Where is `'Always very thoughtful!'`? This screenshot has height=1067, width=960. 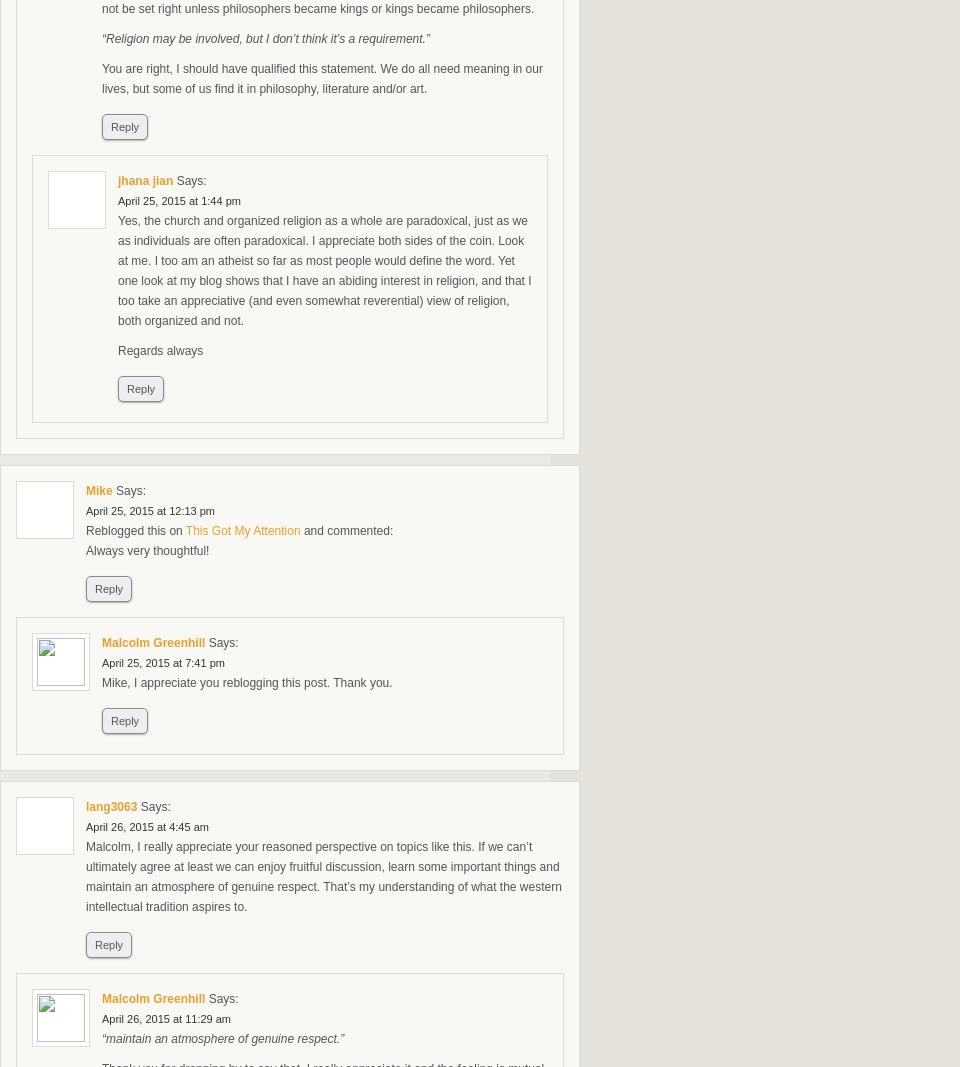
'Always very thoughtful!' is located at coordinates (146, 550).